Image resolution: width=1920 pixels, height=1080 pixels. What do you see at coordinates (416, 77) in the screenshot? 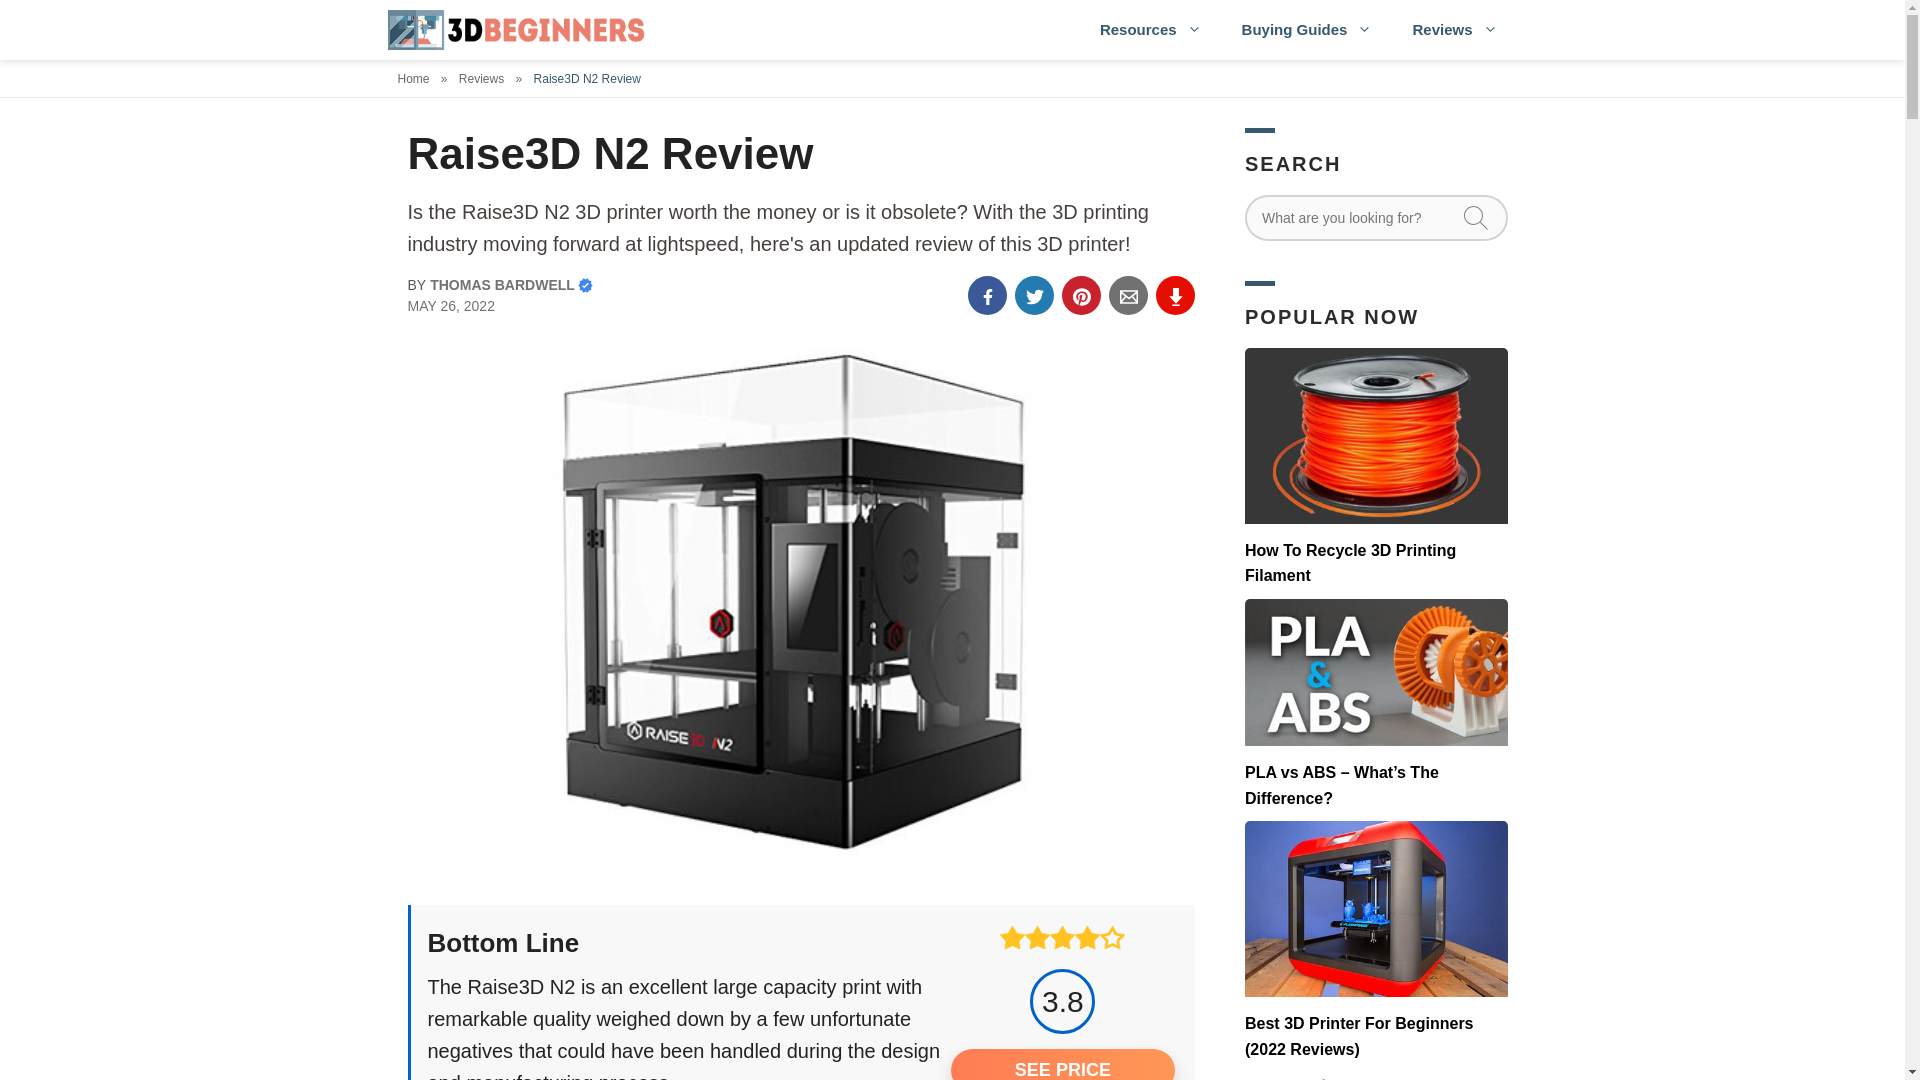
I see `'Home'` at bounding box center [416, 77].